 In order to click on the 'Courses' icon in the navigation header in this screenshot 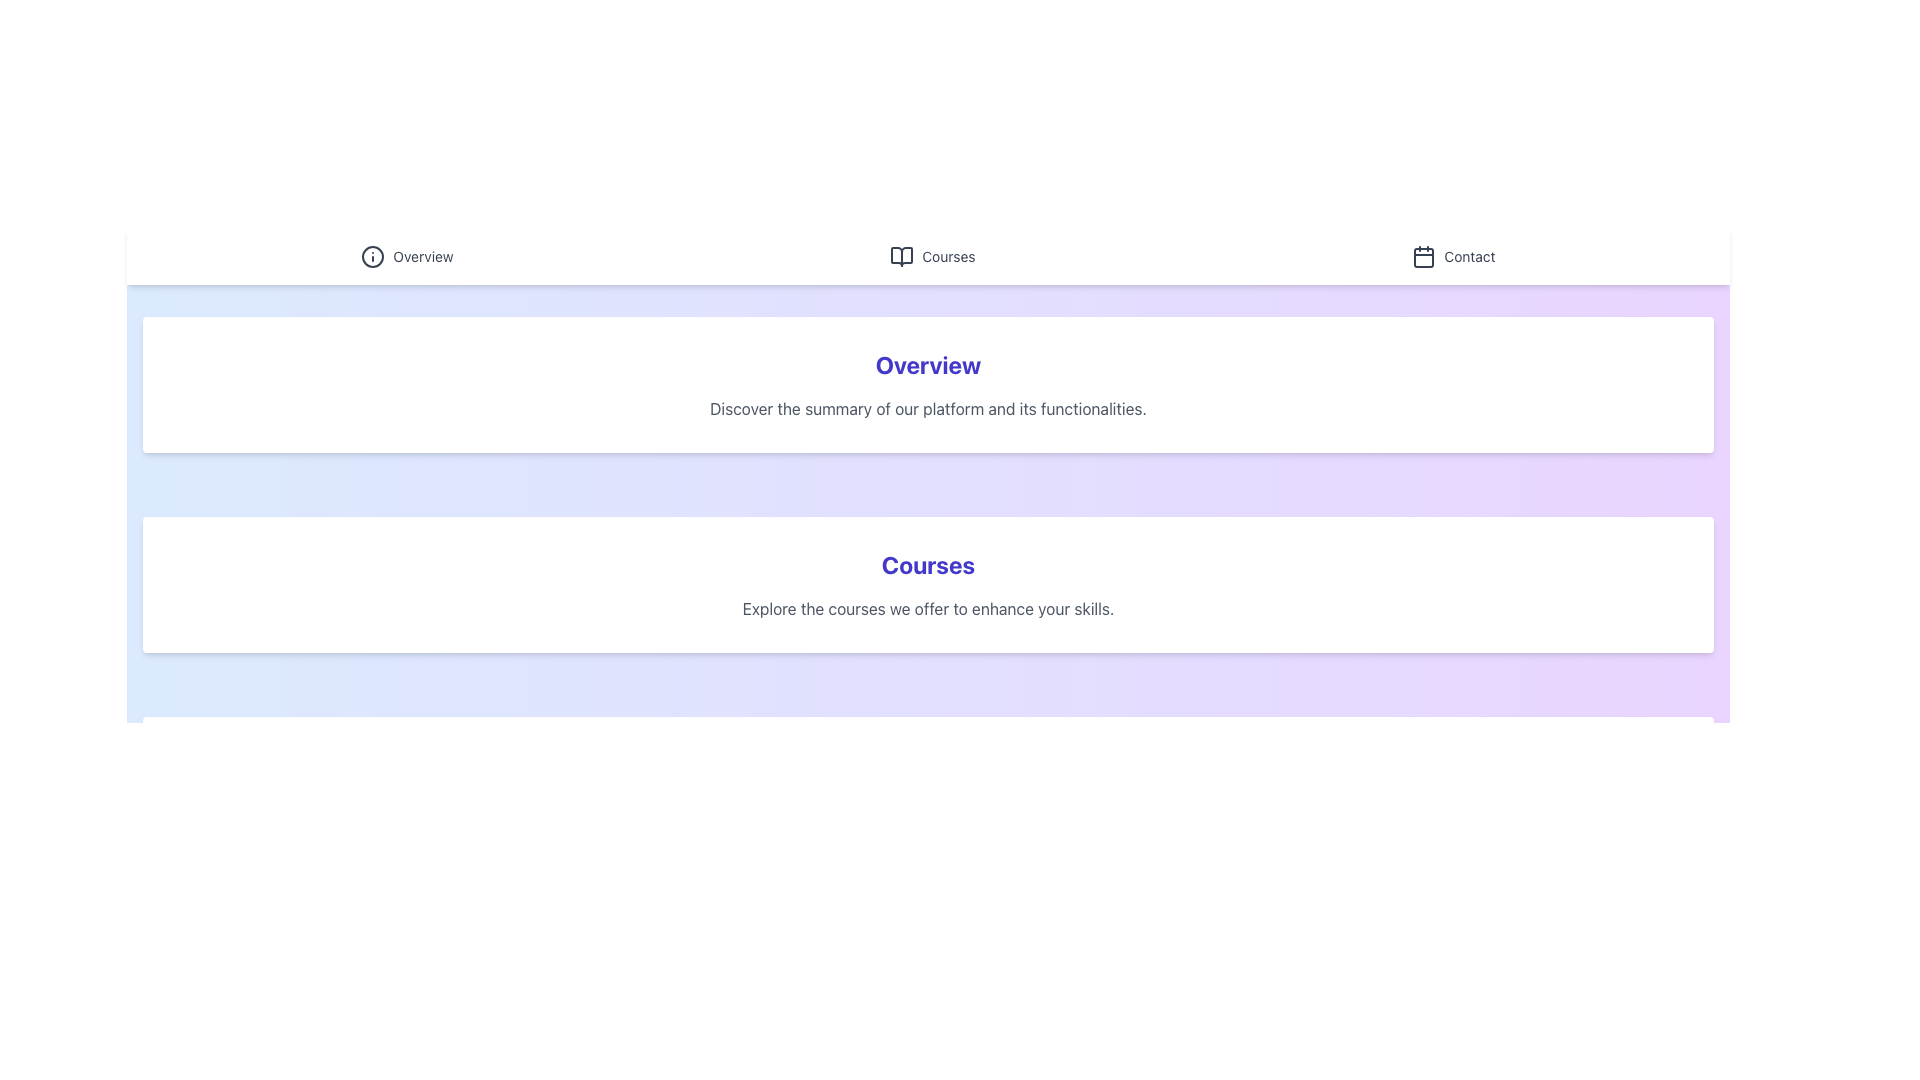, I will do `click(901, 256)`.